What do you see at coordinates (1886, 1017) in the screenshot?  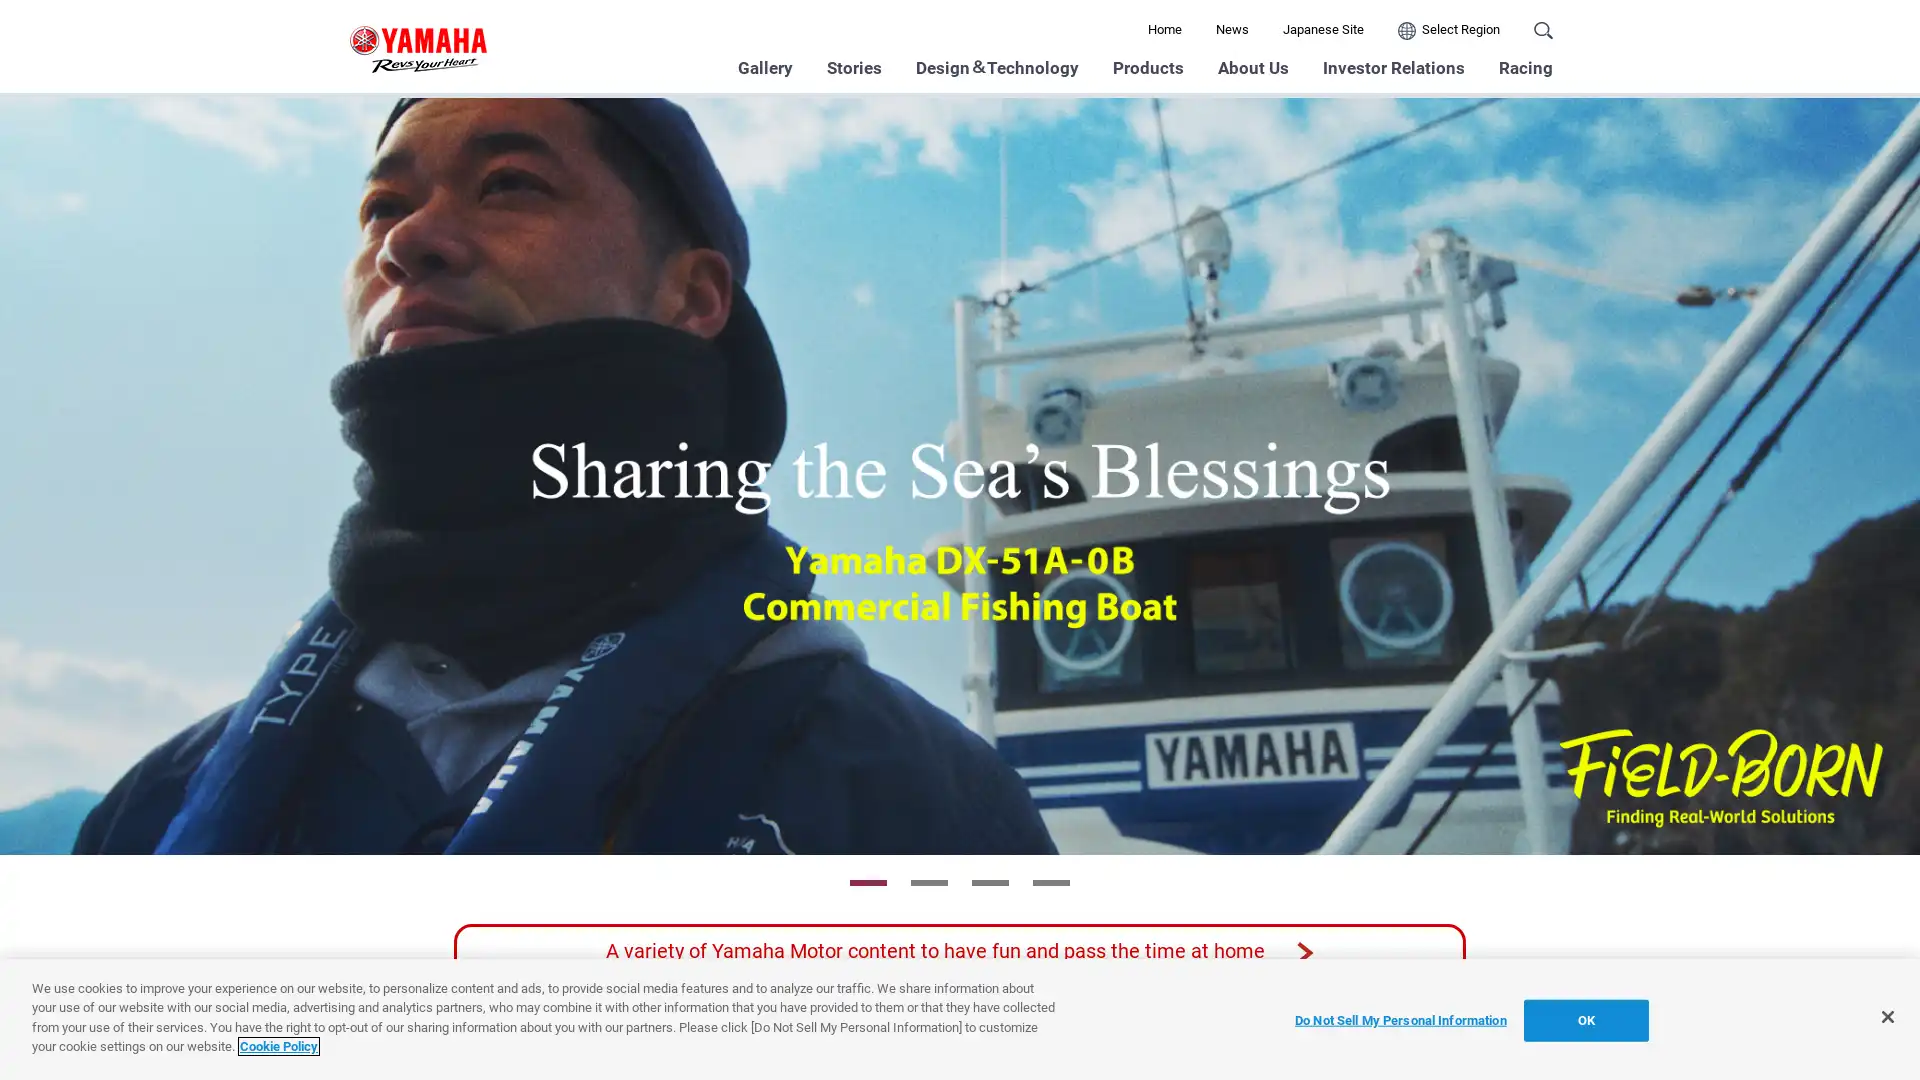 I see `Close` at bounding box center [1886, 1017].